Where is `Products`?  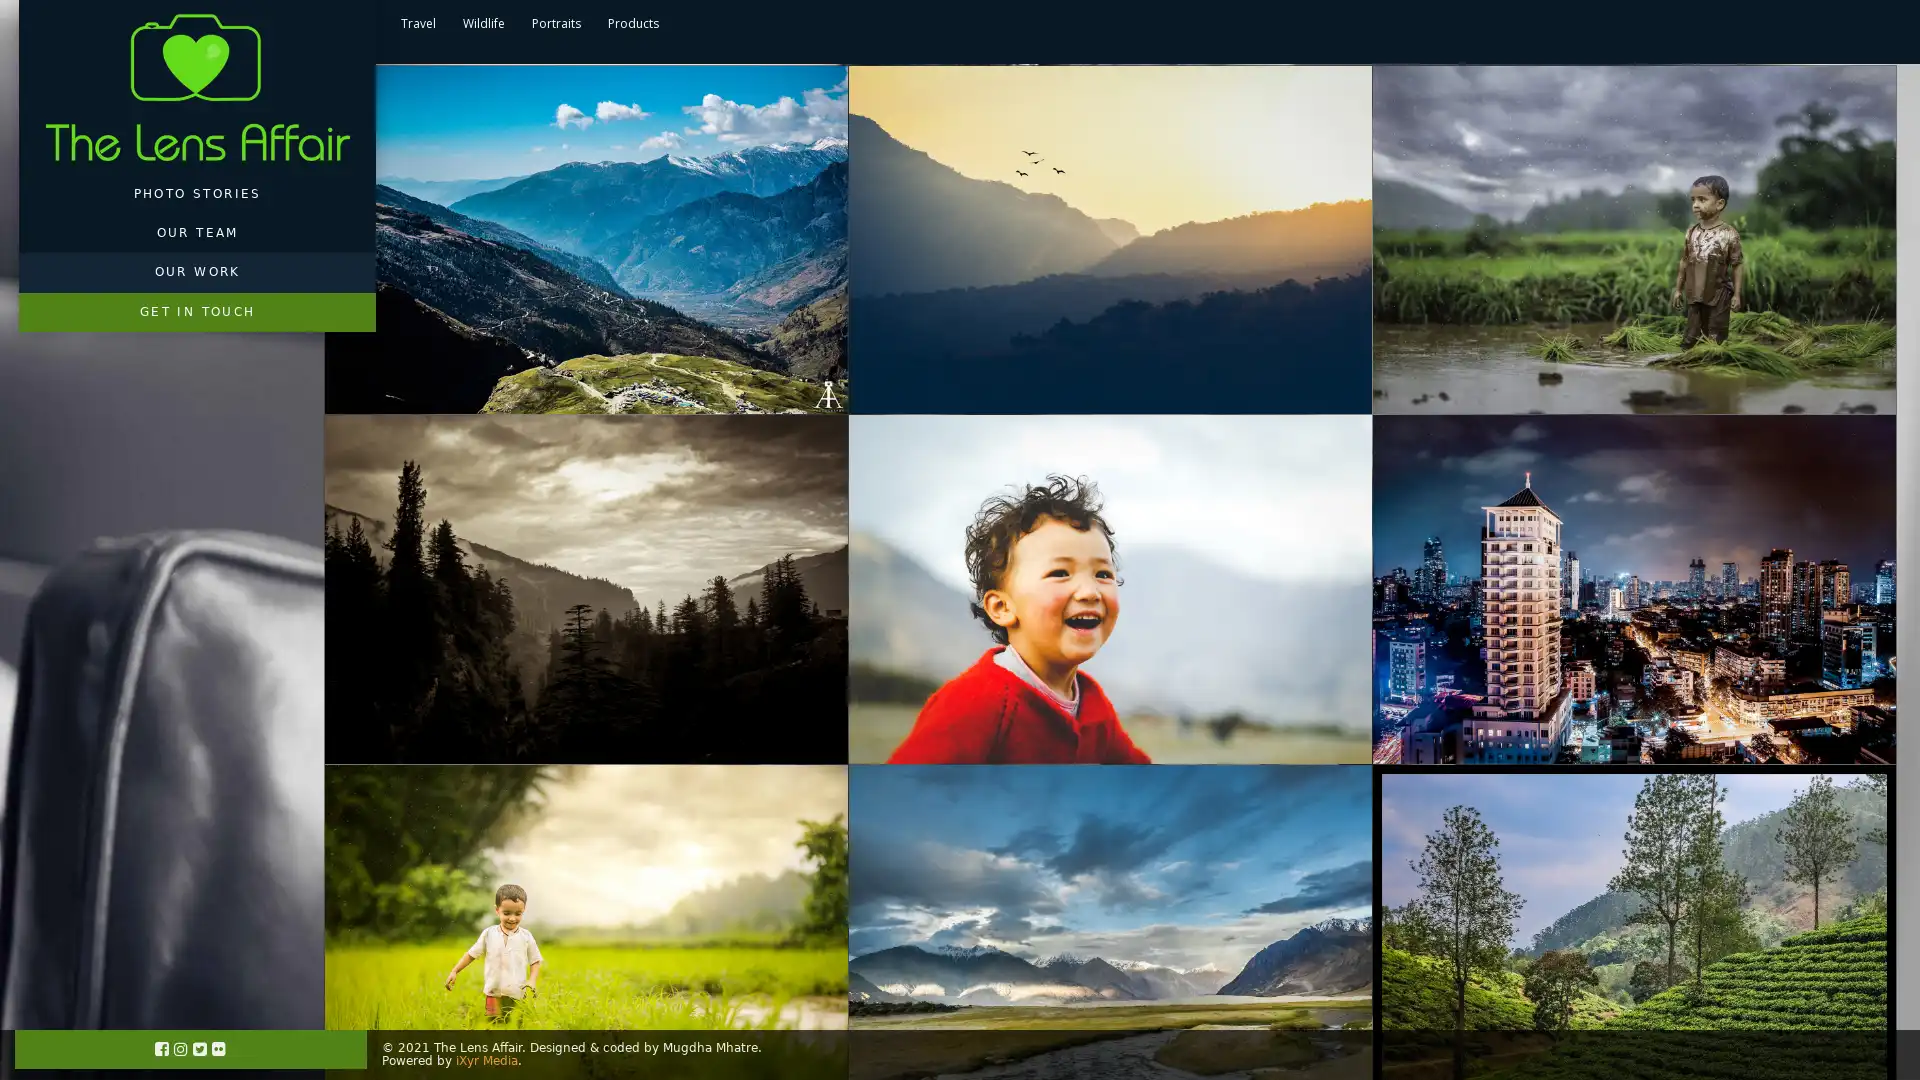
Products is located at coordinates (631, 23).